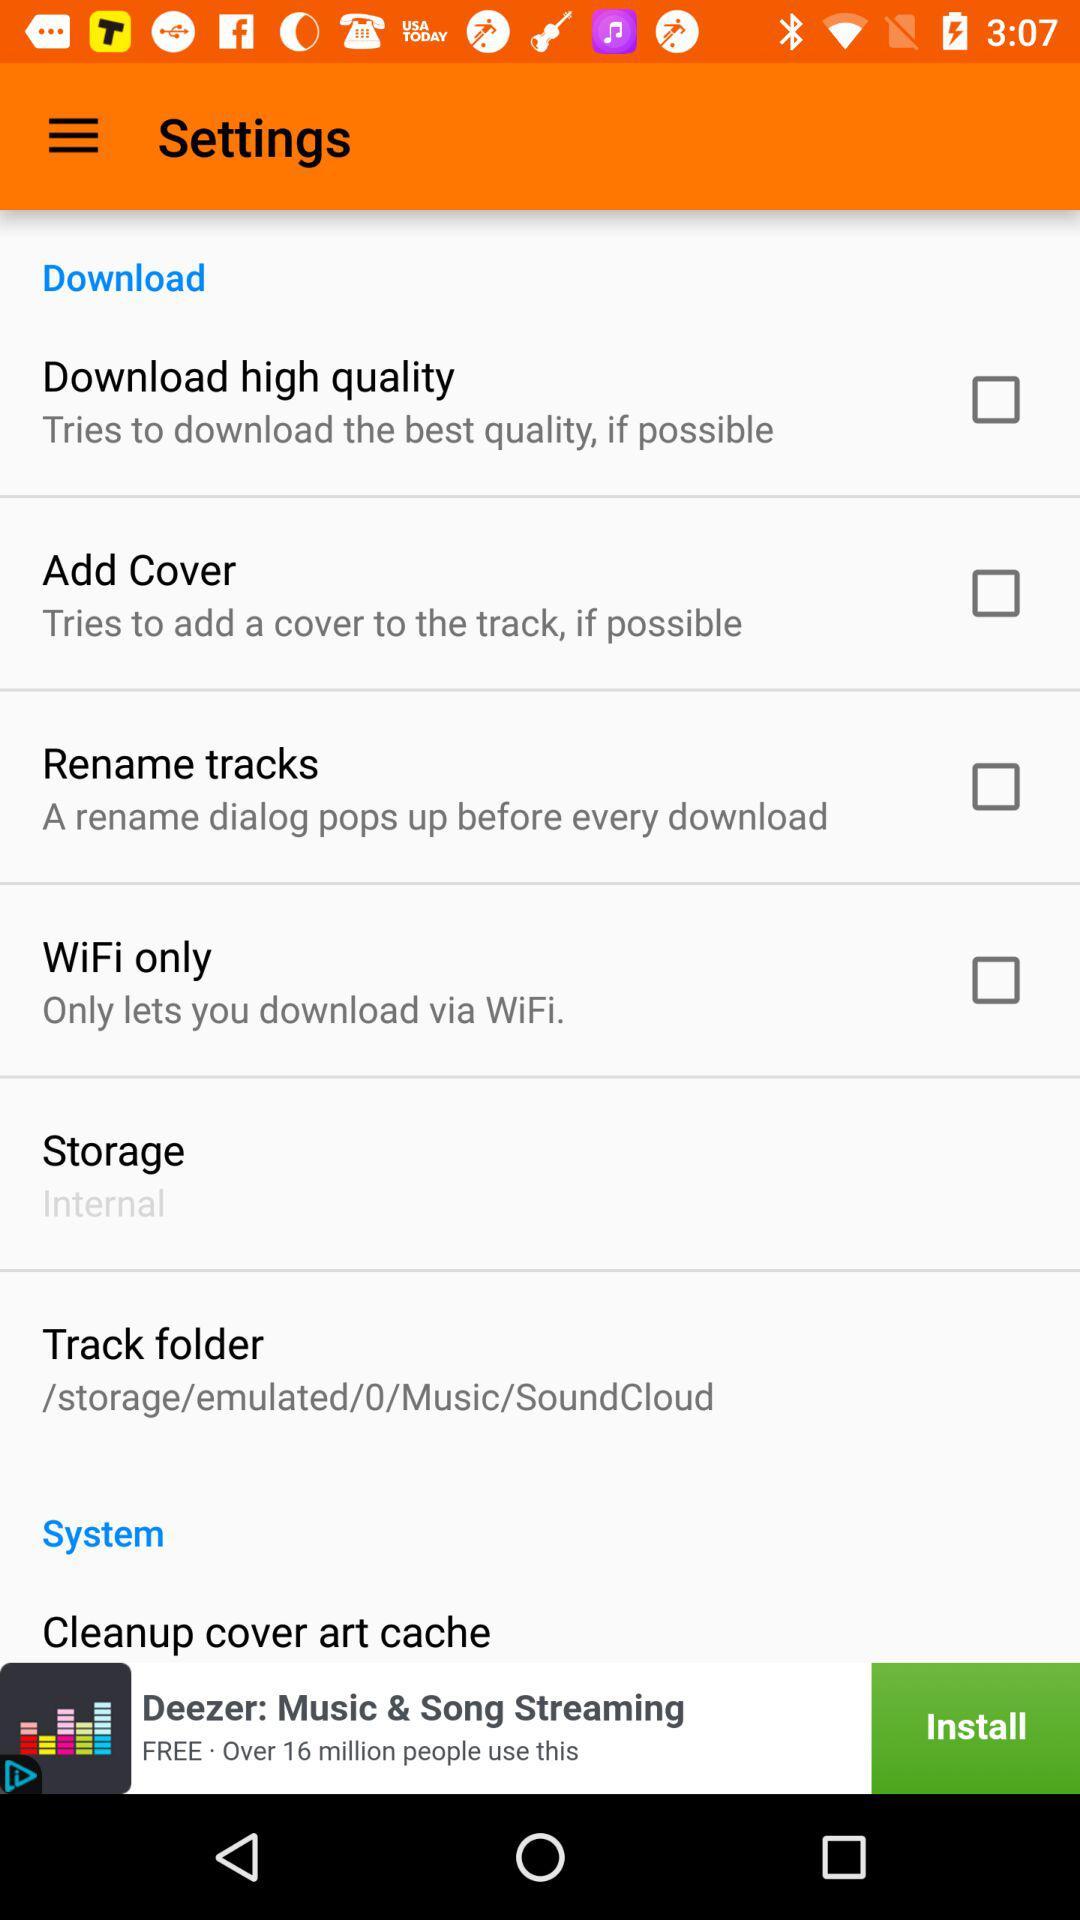 This screenshot has height=1920, width=1080. I want to click on the storage emulated 0, so click(378, 1394).